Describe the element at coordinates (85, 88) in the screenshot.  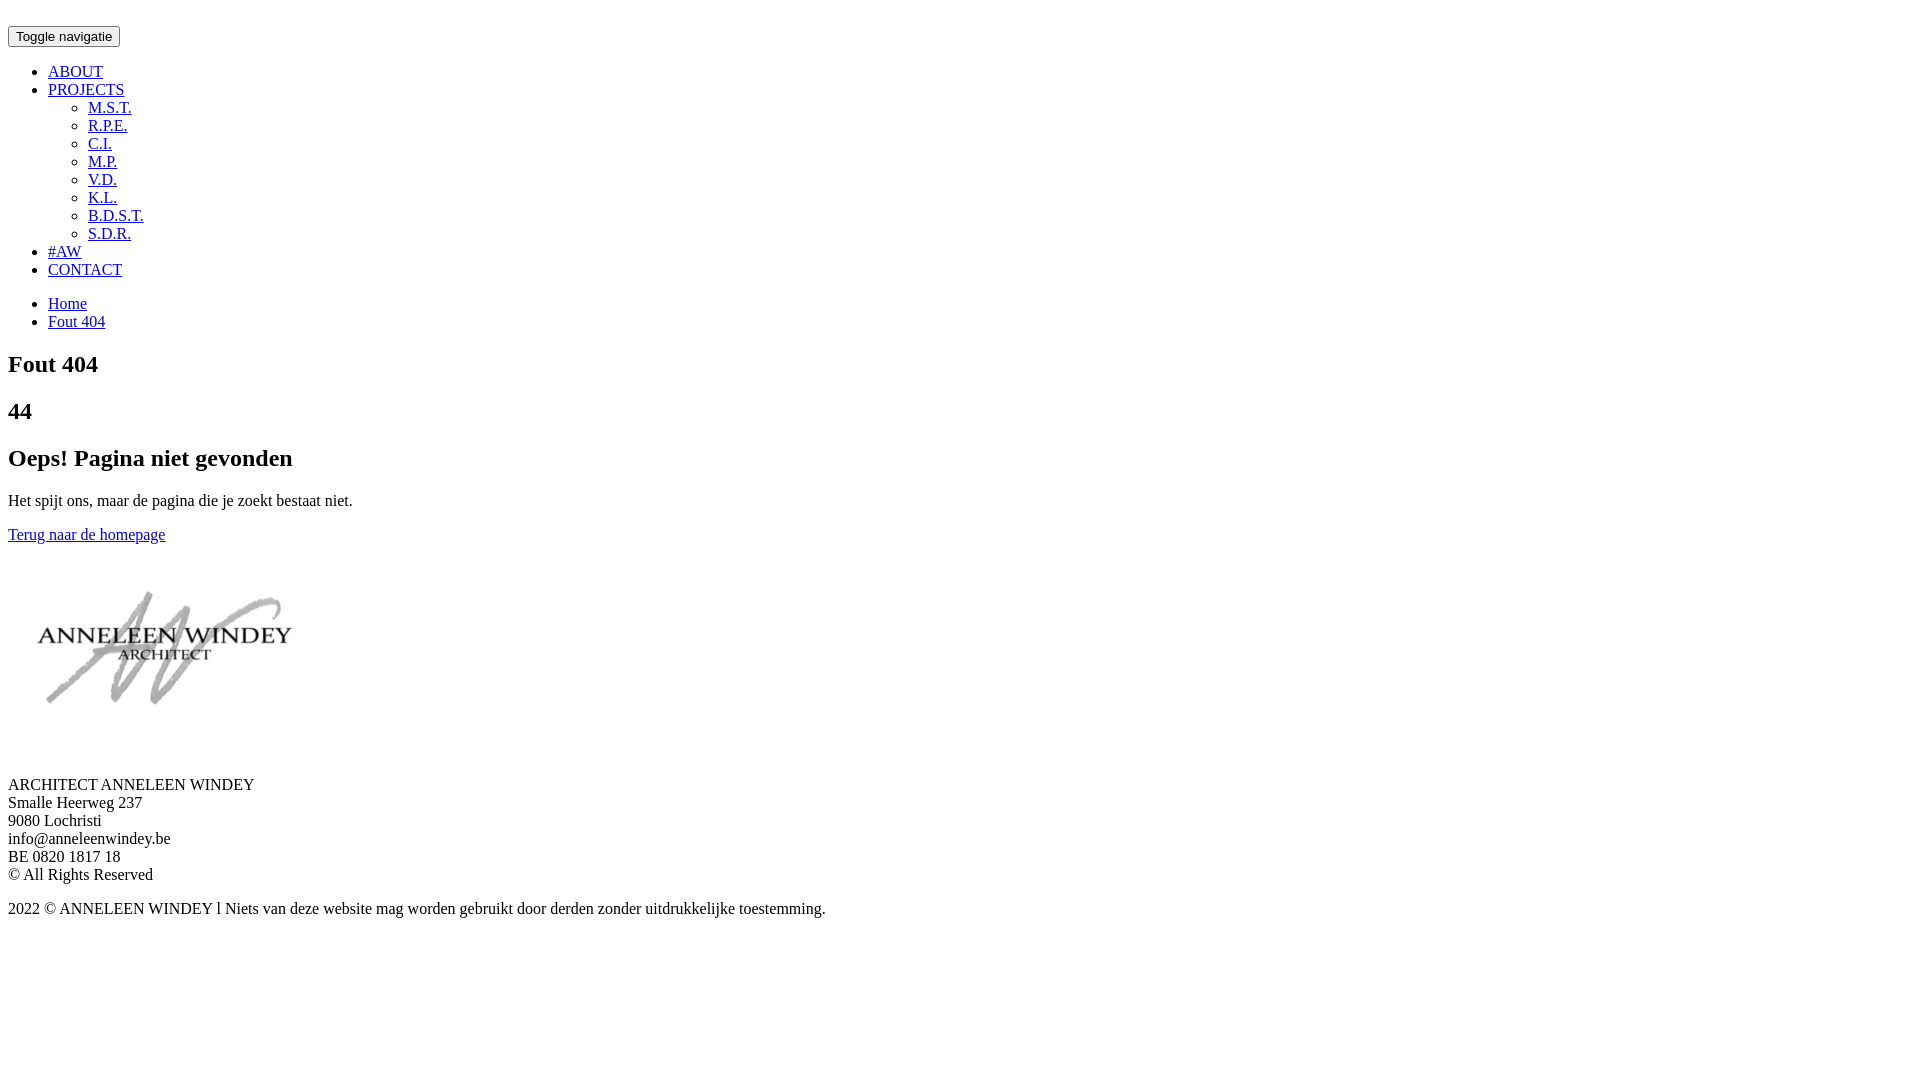
I see `'PROJECTS'` at that location.